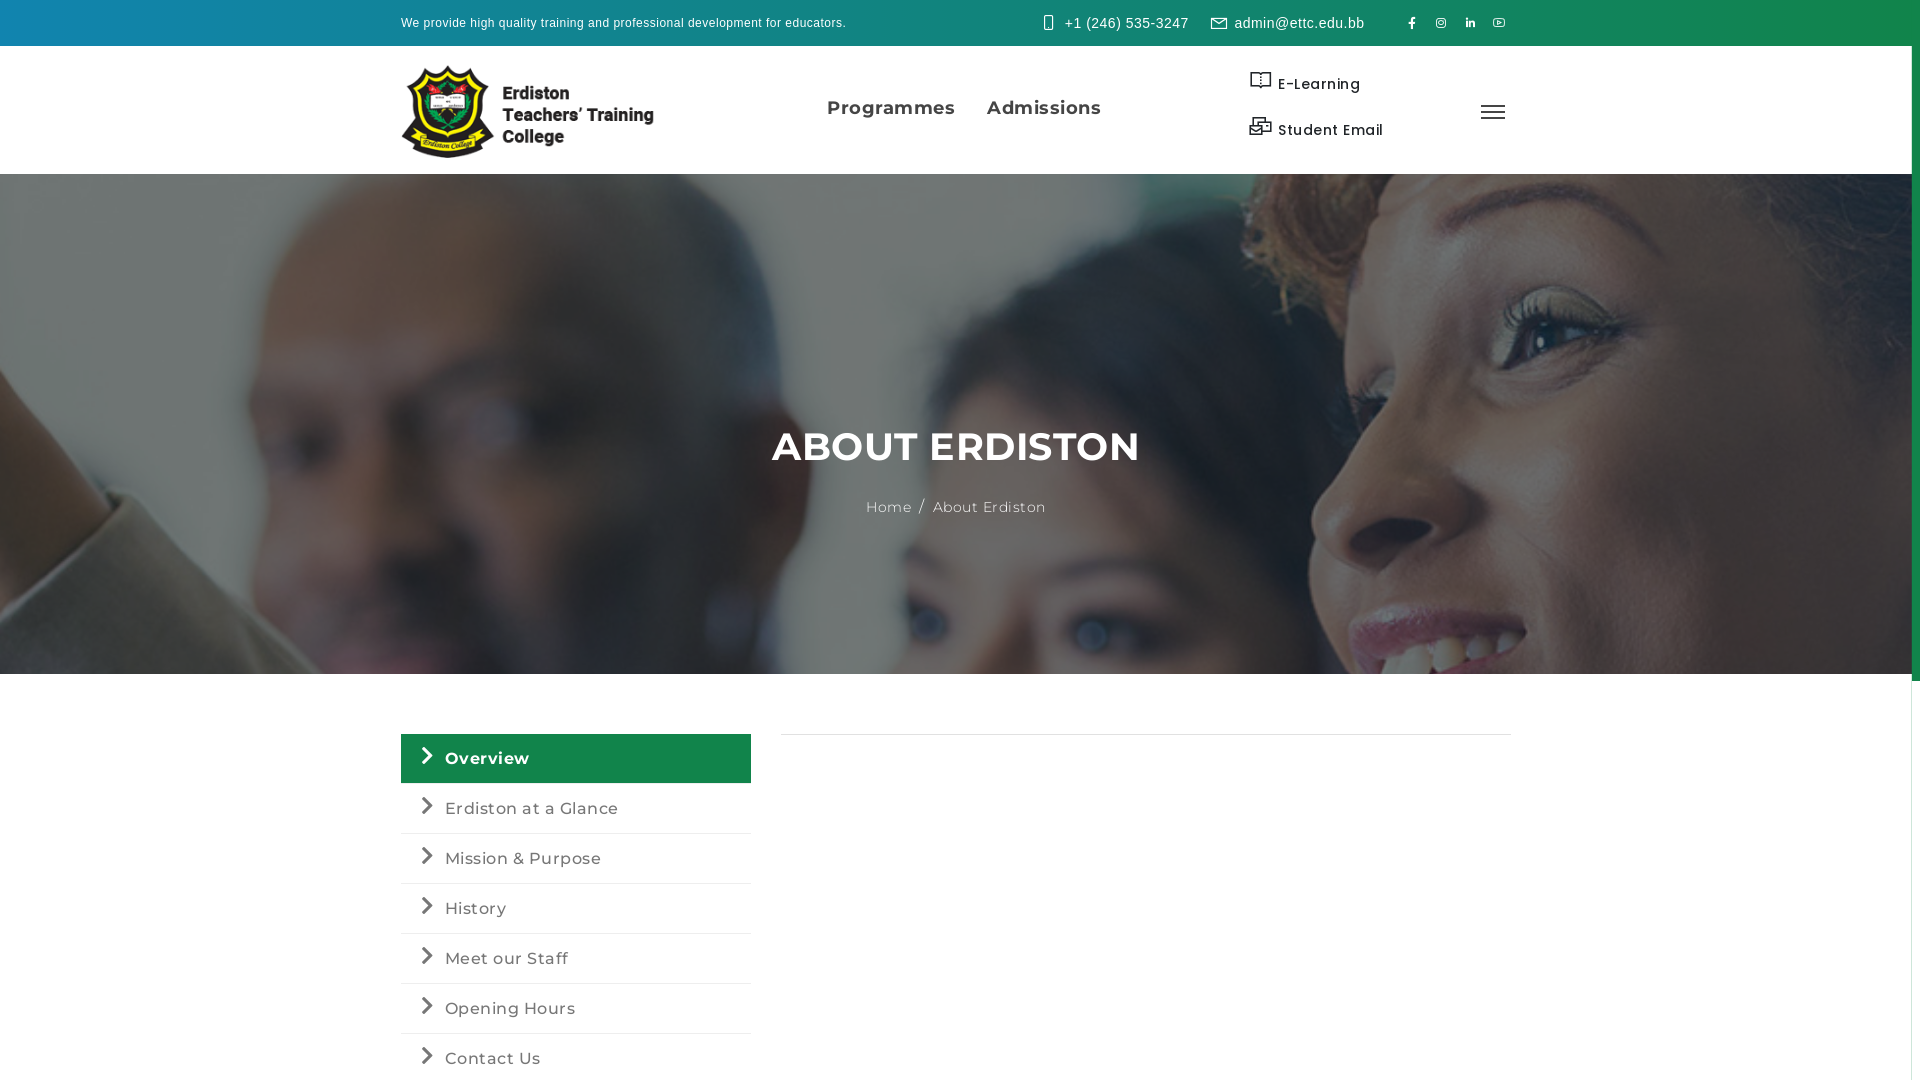  What do you see at coordinates (1315, 127) in the screenshot?
I see `'Student Email'` at bounding box center [1315, 127].